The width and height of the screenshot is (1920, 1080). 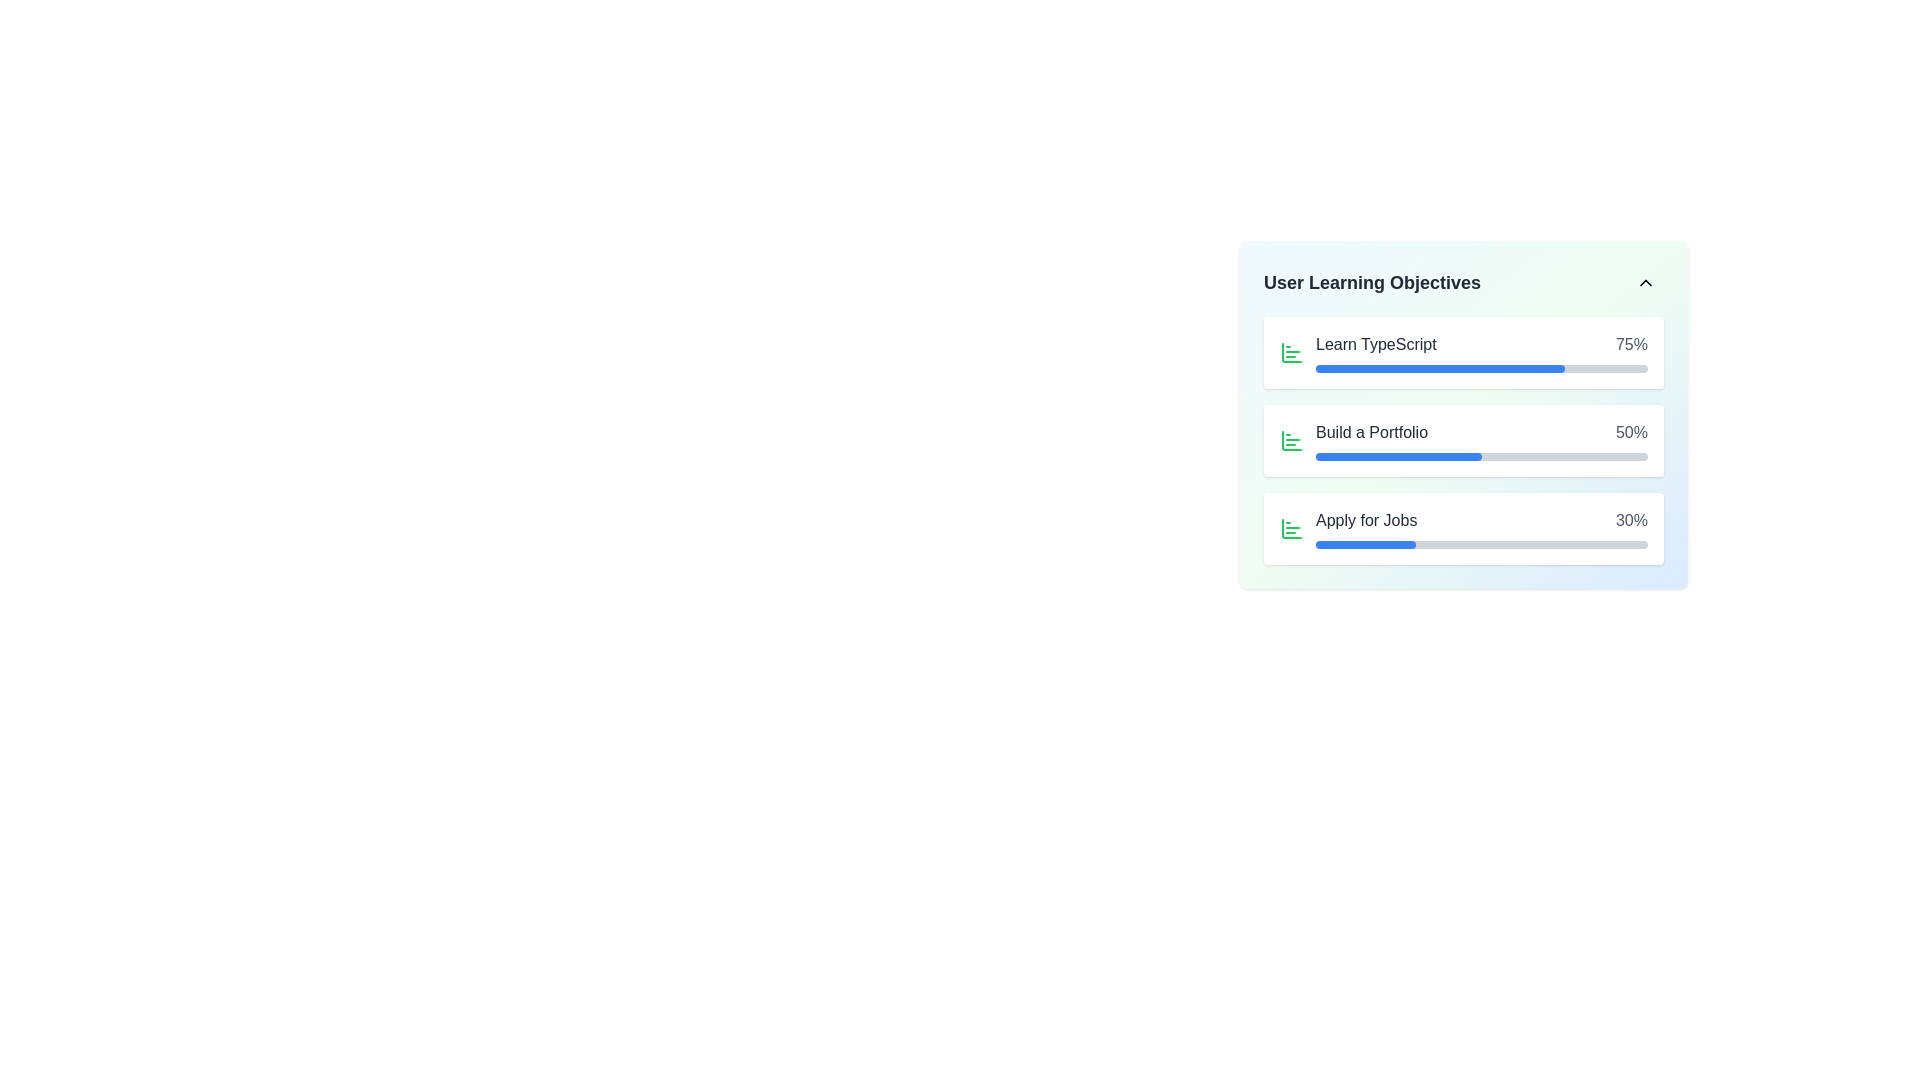 I want to click on the text label displaying '30%' in gray font, which is aligned to the right next to the 'Apply for Jobs' row in the 'User Learning Objectives' panel, so click(x=1632, y=519).